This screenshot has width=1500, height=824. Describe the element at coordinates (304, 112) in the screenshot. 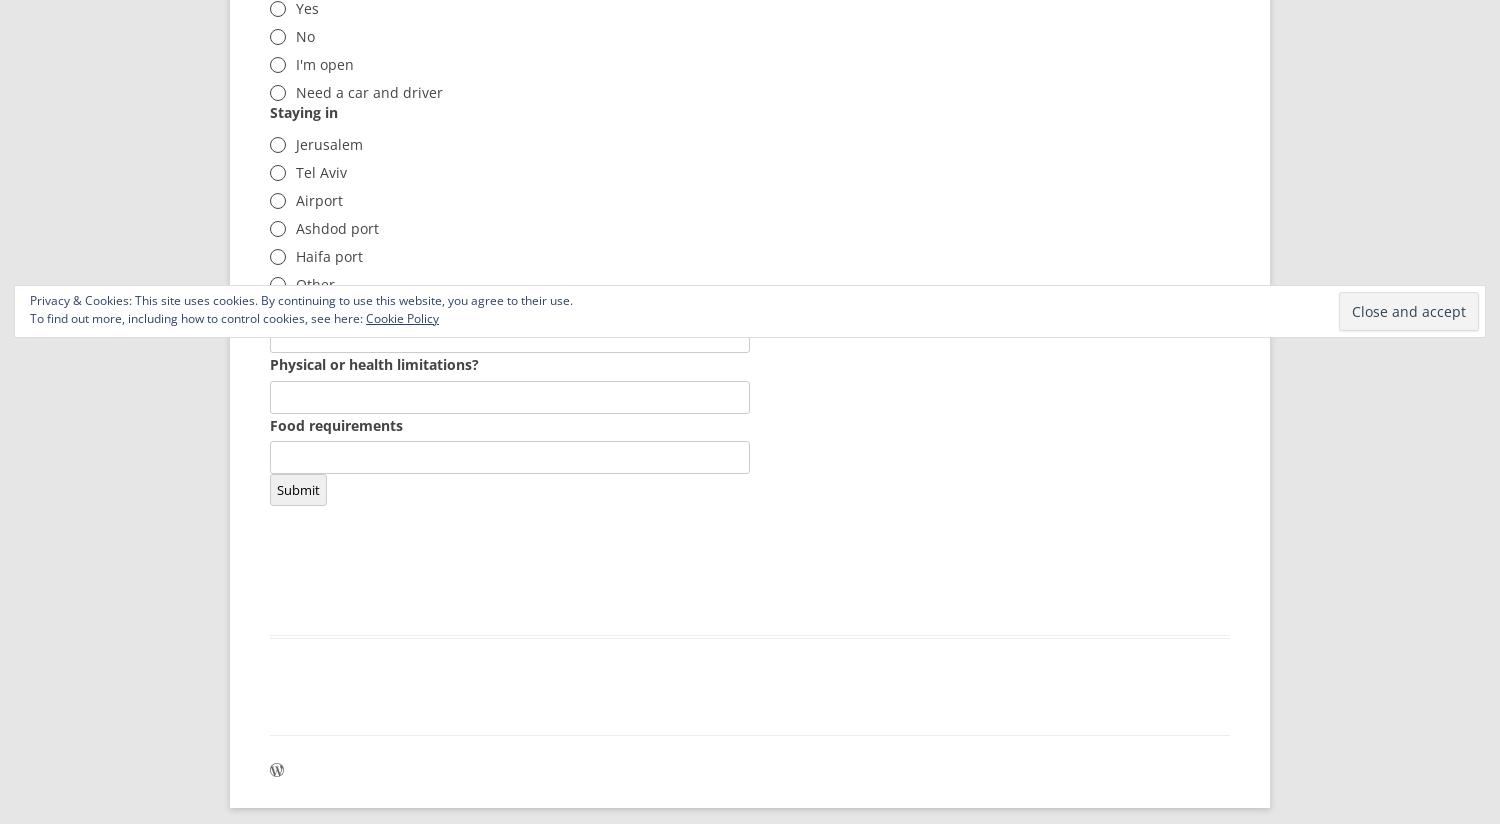

I see `'Staying in'` at that location.